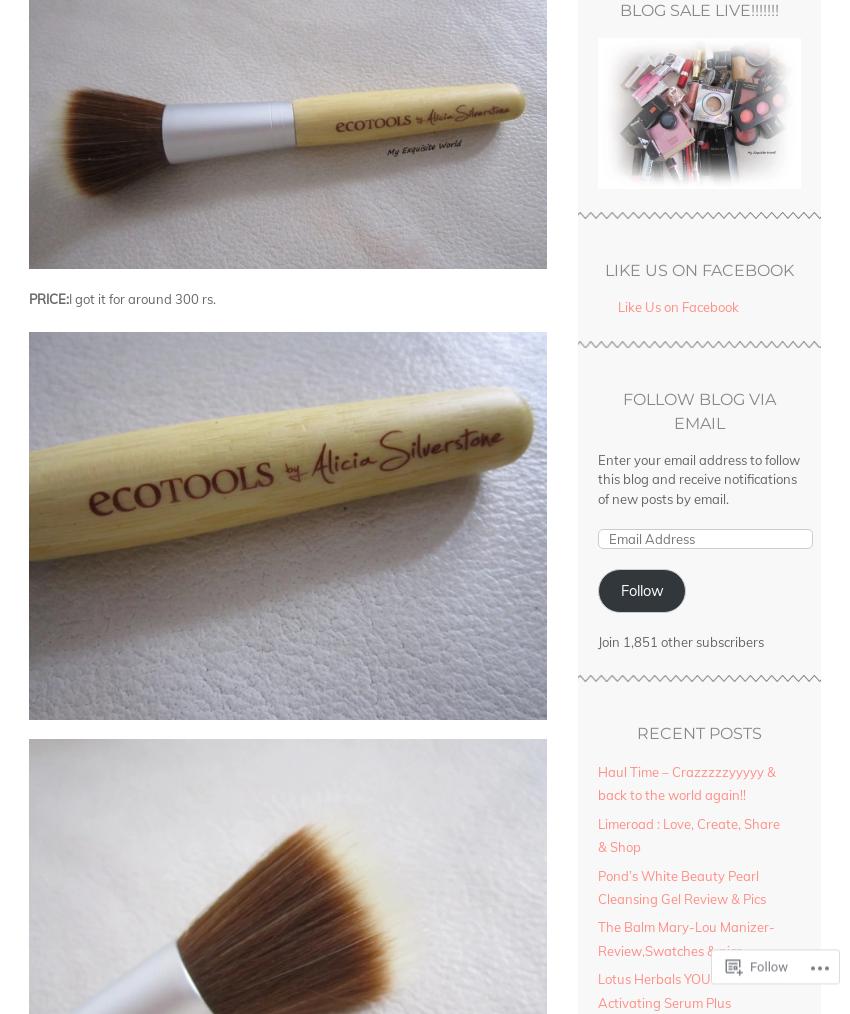  What do you see at coordinates (698, 478) in the screenshot?
I see `'Enter your email address to follow this blog and receive notifications of new posts by email.'` at bounding box center [698, 478].